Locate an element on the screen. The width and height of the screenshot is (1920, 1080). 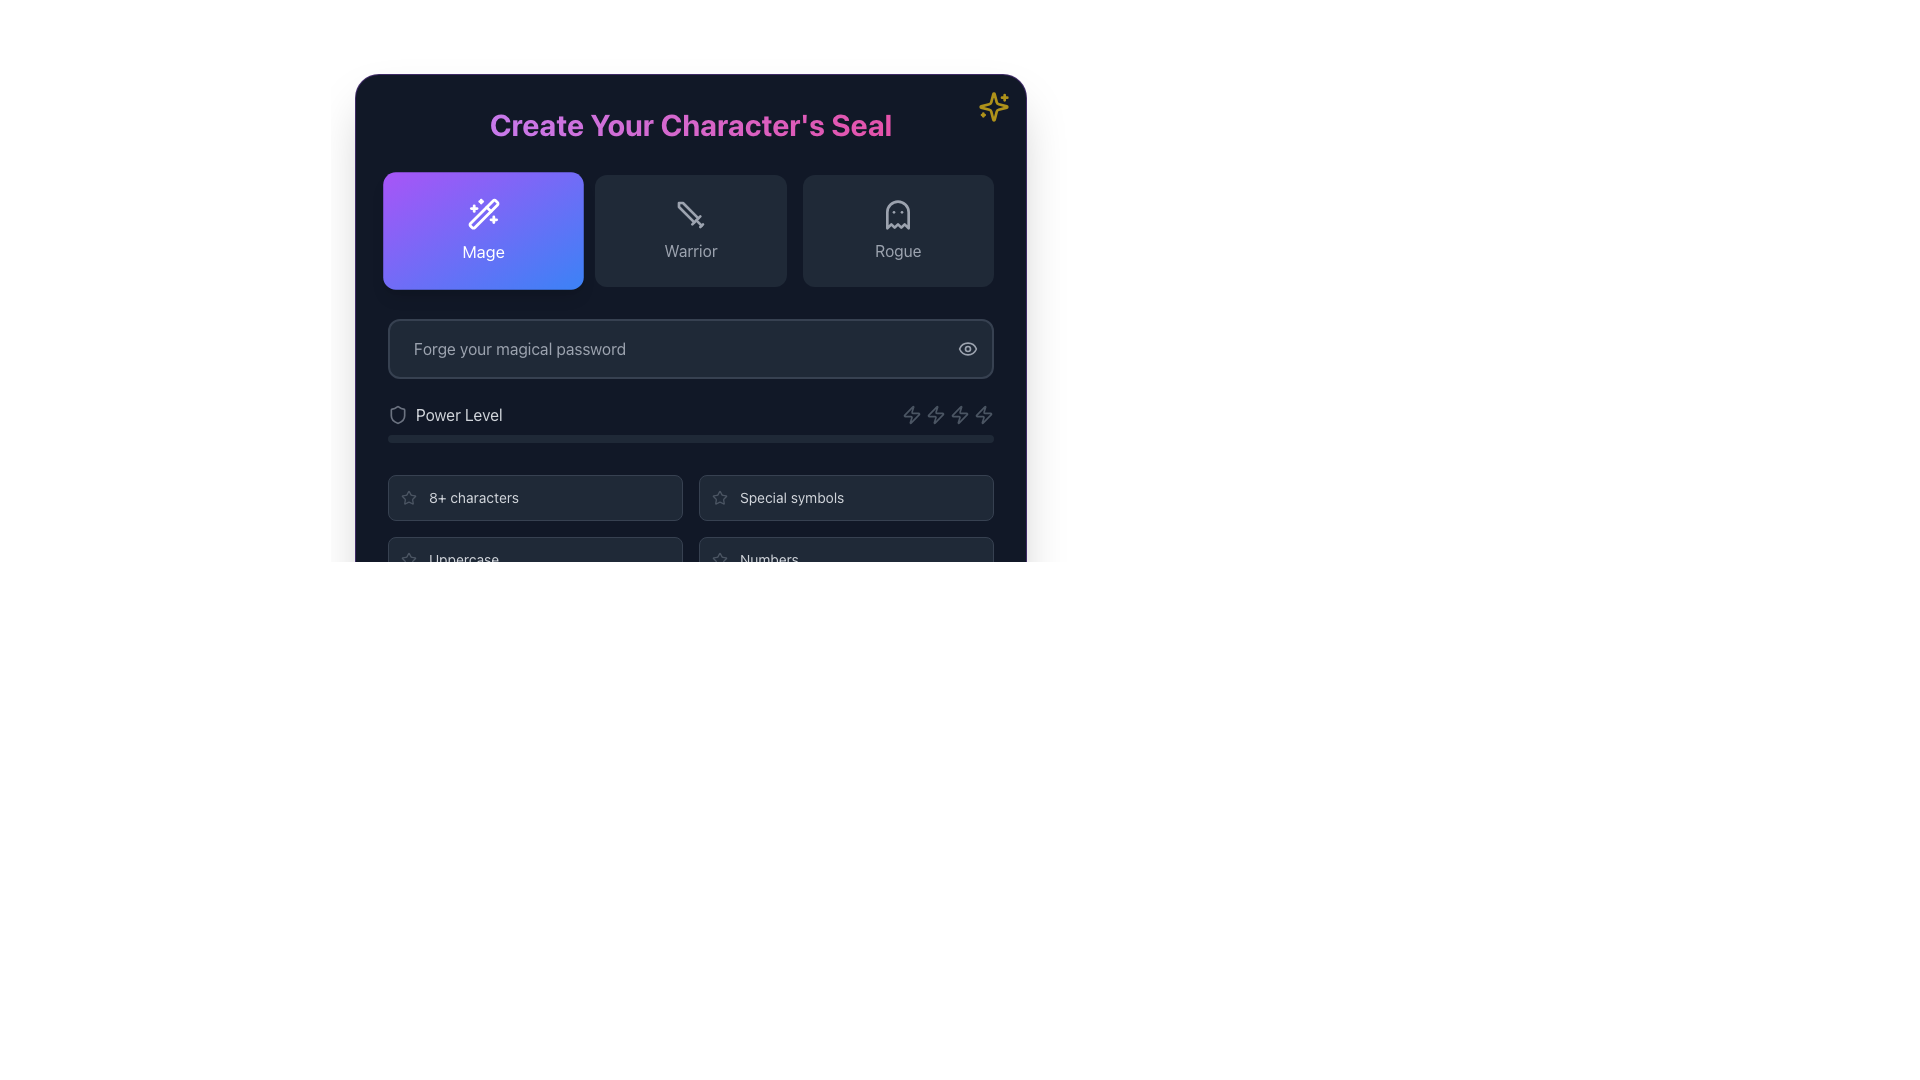
the 'Rogue' character class selection button located at the top-right corner of the grid beneath the title 'Create Your Character's Seal' is located at coordinates (897, 230).